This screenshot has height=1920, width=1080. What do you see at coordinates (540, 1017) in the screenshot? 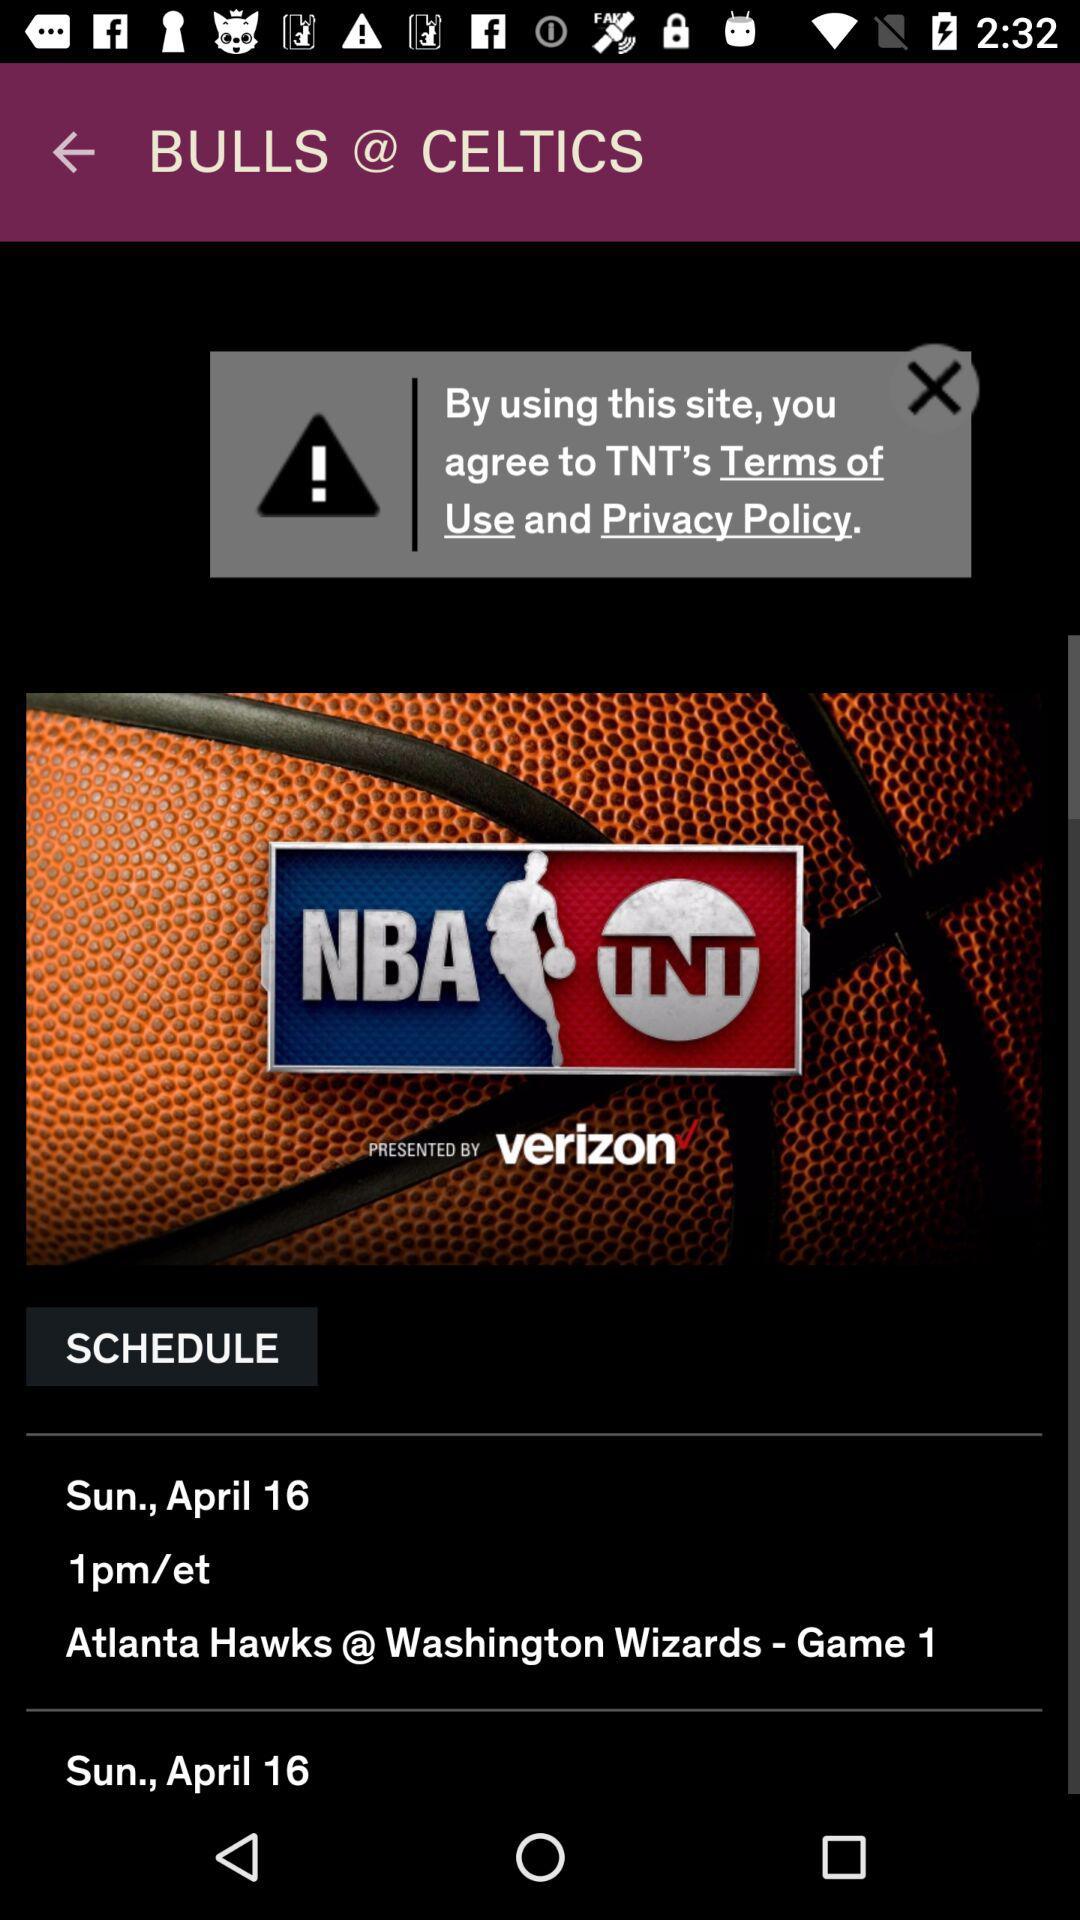
I see `front page` at bounding box center [540, 1017].